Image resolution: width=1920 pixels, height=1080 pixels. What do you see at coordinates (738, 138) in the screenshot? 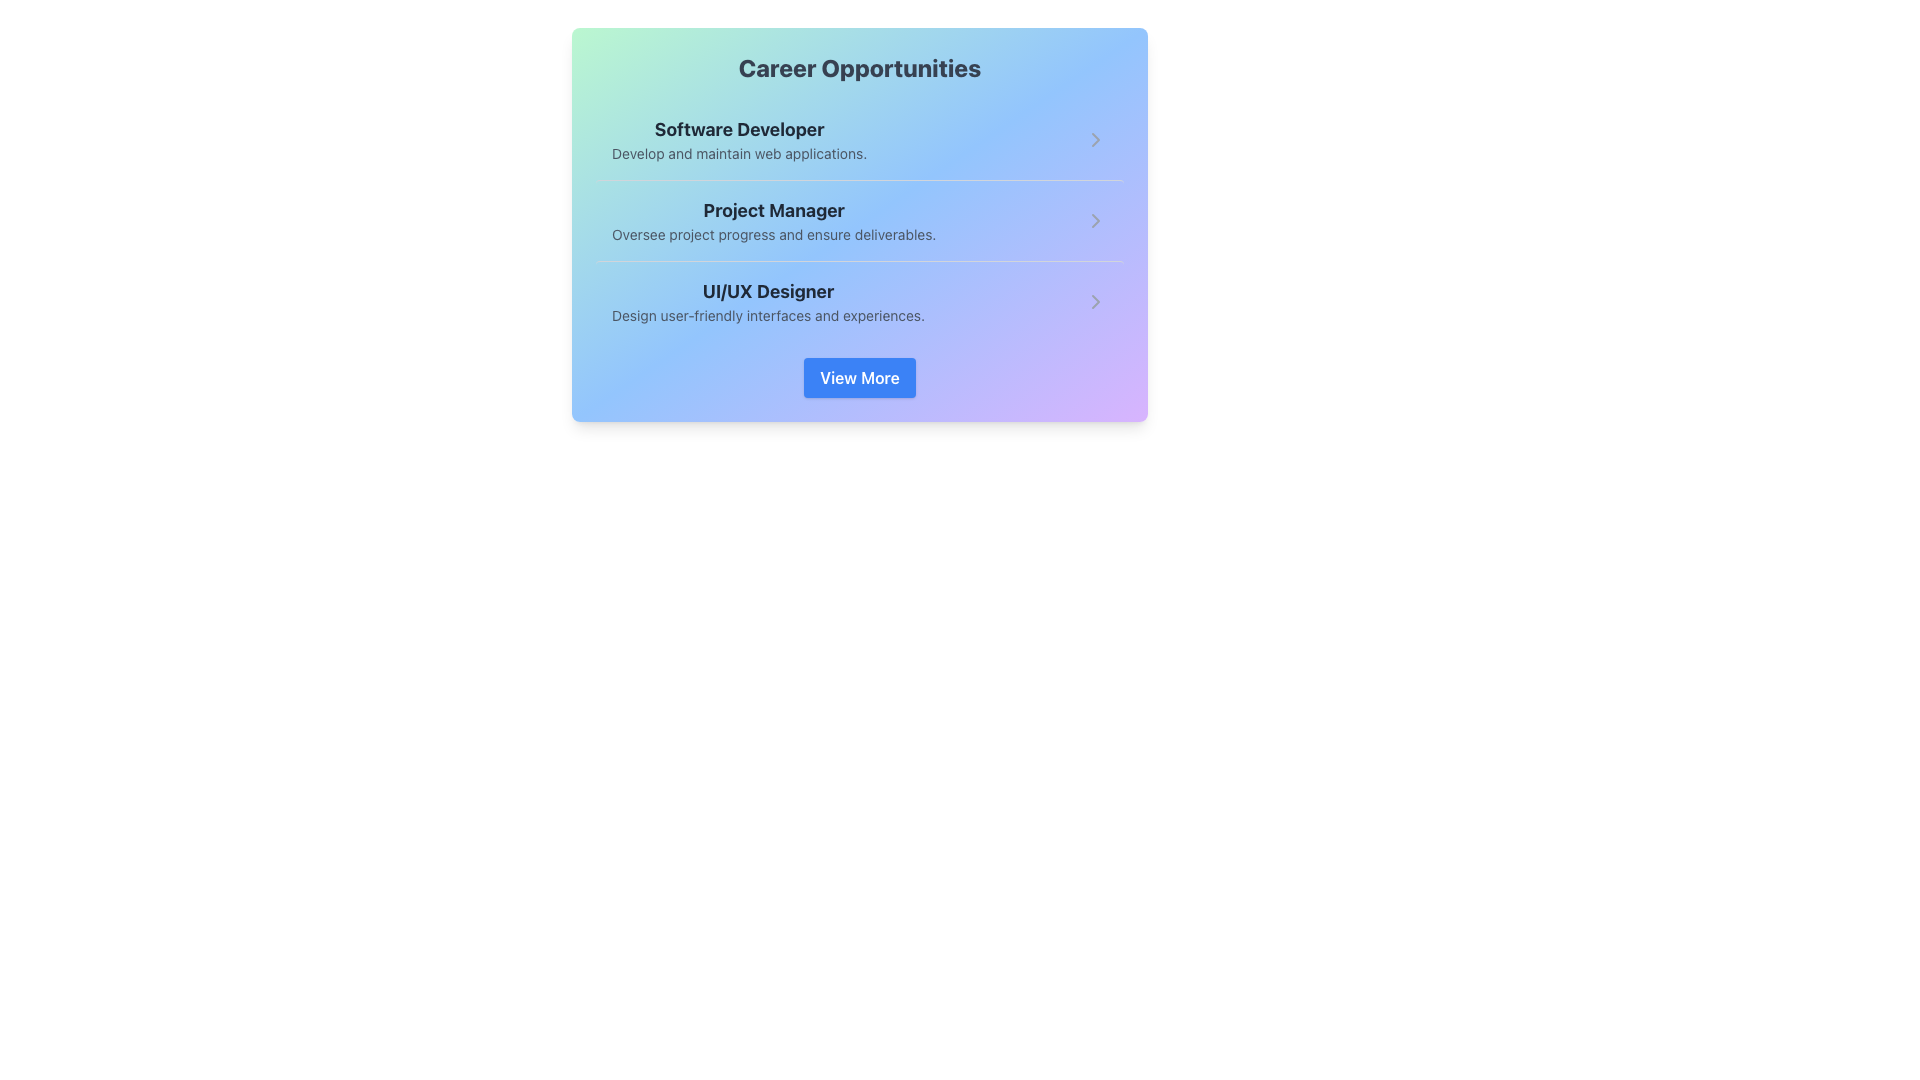
I see `the first List Item (Text Block) titled 'Software Developer' in the 'Career Opportunities' section, which features bold text and a smaller gray description` at bounding box center [738, 138].